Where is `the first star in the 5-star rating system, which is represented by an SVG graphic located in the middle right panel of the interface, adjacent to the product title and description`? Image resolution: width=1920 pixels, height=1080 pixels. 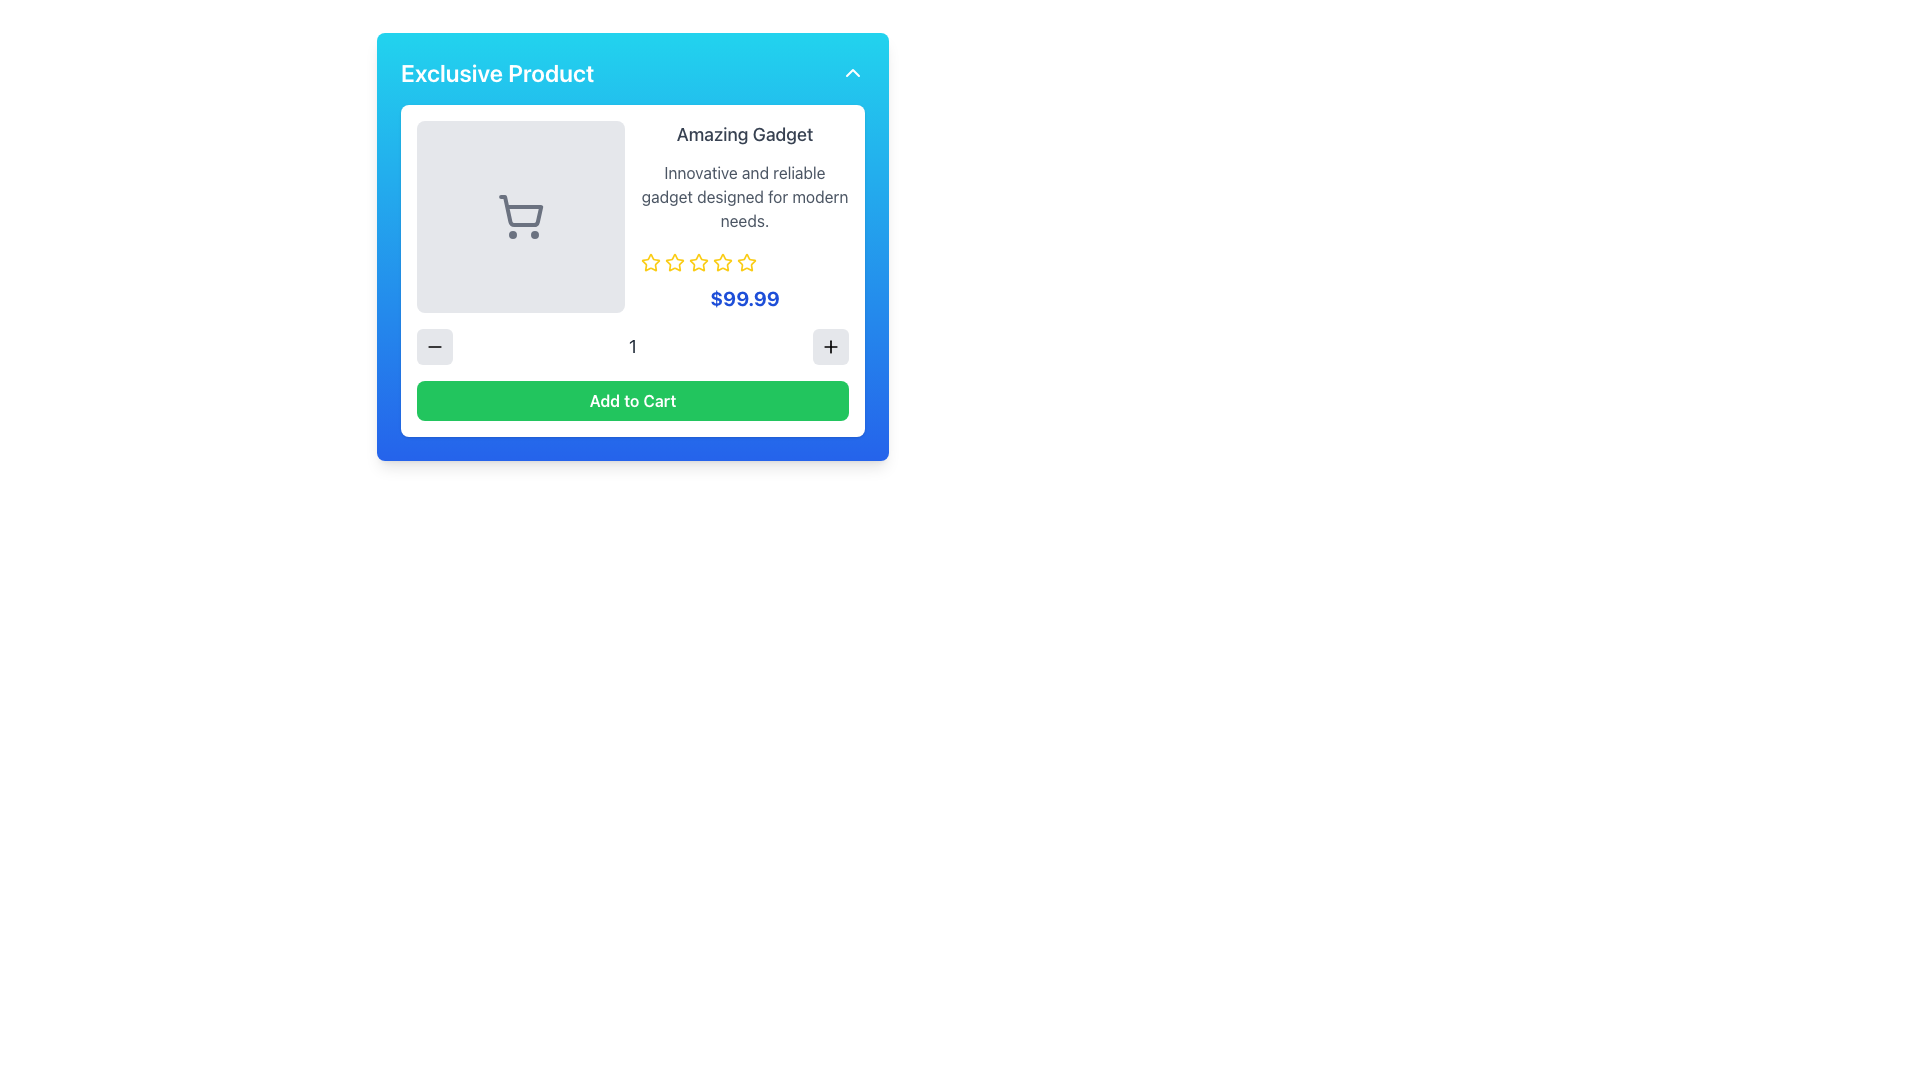
the first star in the 5-star rating system, which is represented by an SVG graphic located in the middle right panel of the interface, adjacent to the product title and description is located at coordinates (651, 261).